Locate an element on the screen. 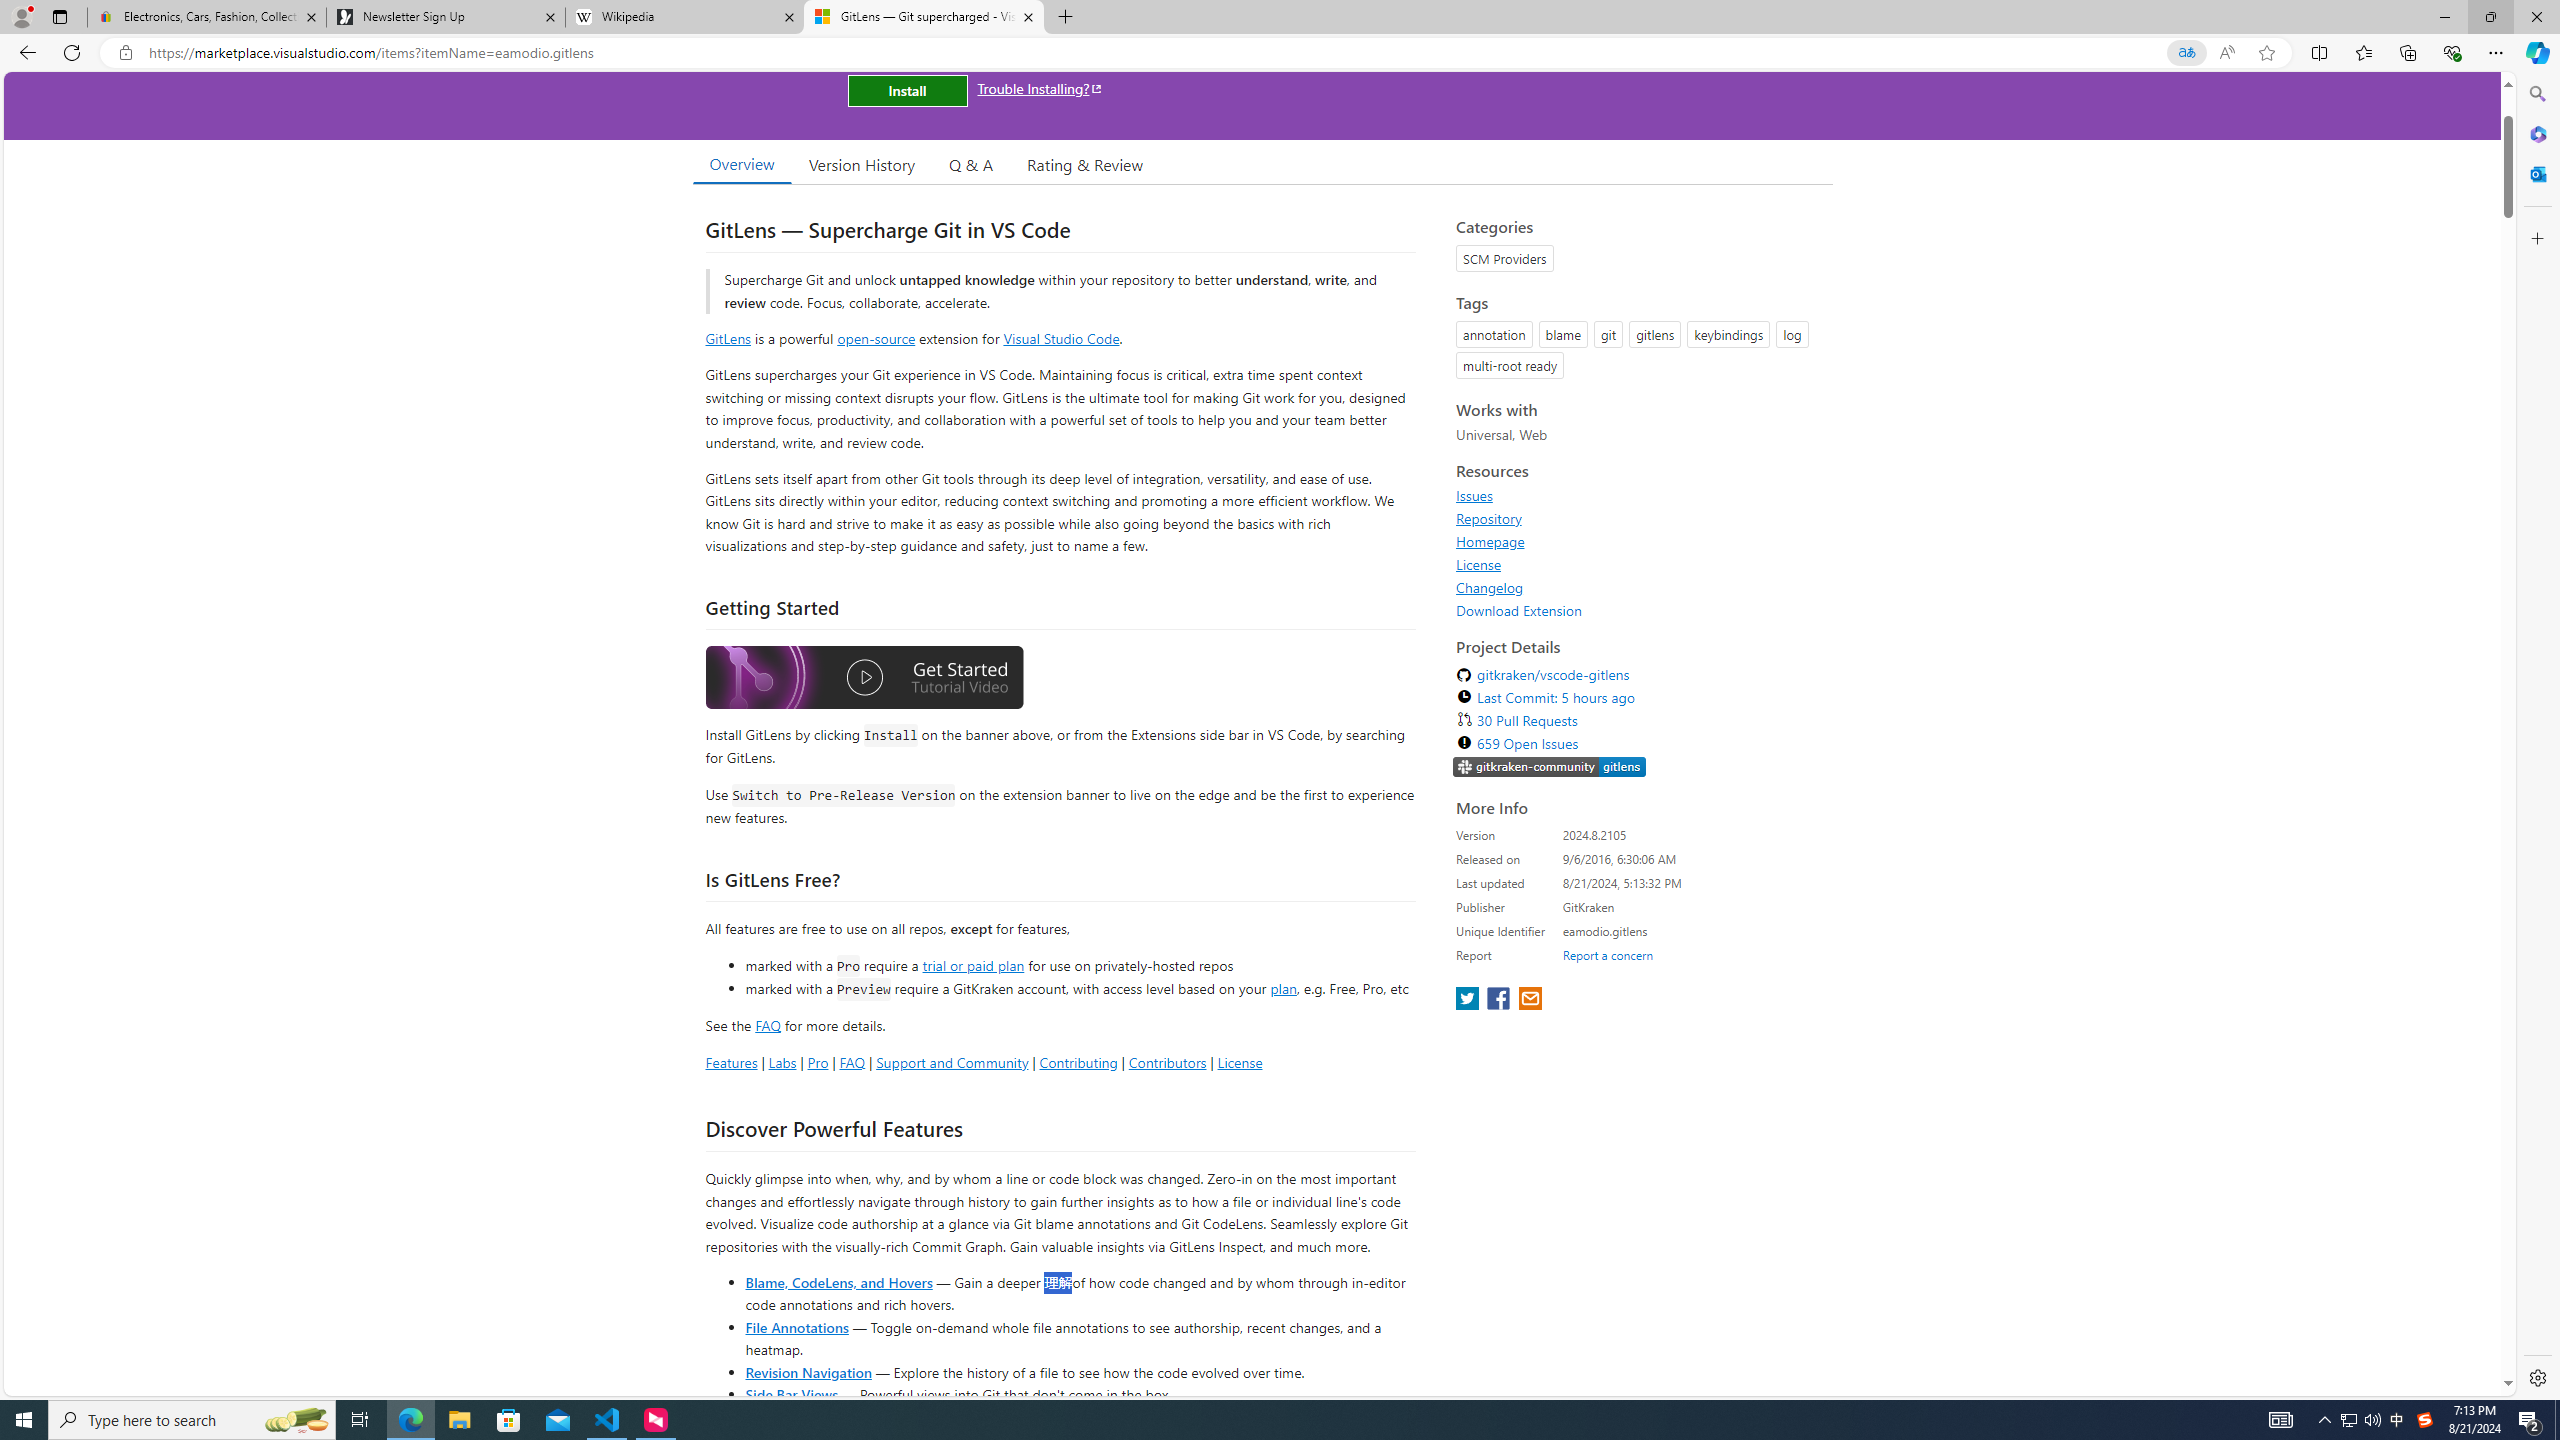  'Download Extension' is located at coordinates (1638, 609).